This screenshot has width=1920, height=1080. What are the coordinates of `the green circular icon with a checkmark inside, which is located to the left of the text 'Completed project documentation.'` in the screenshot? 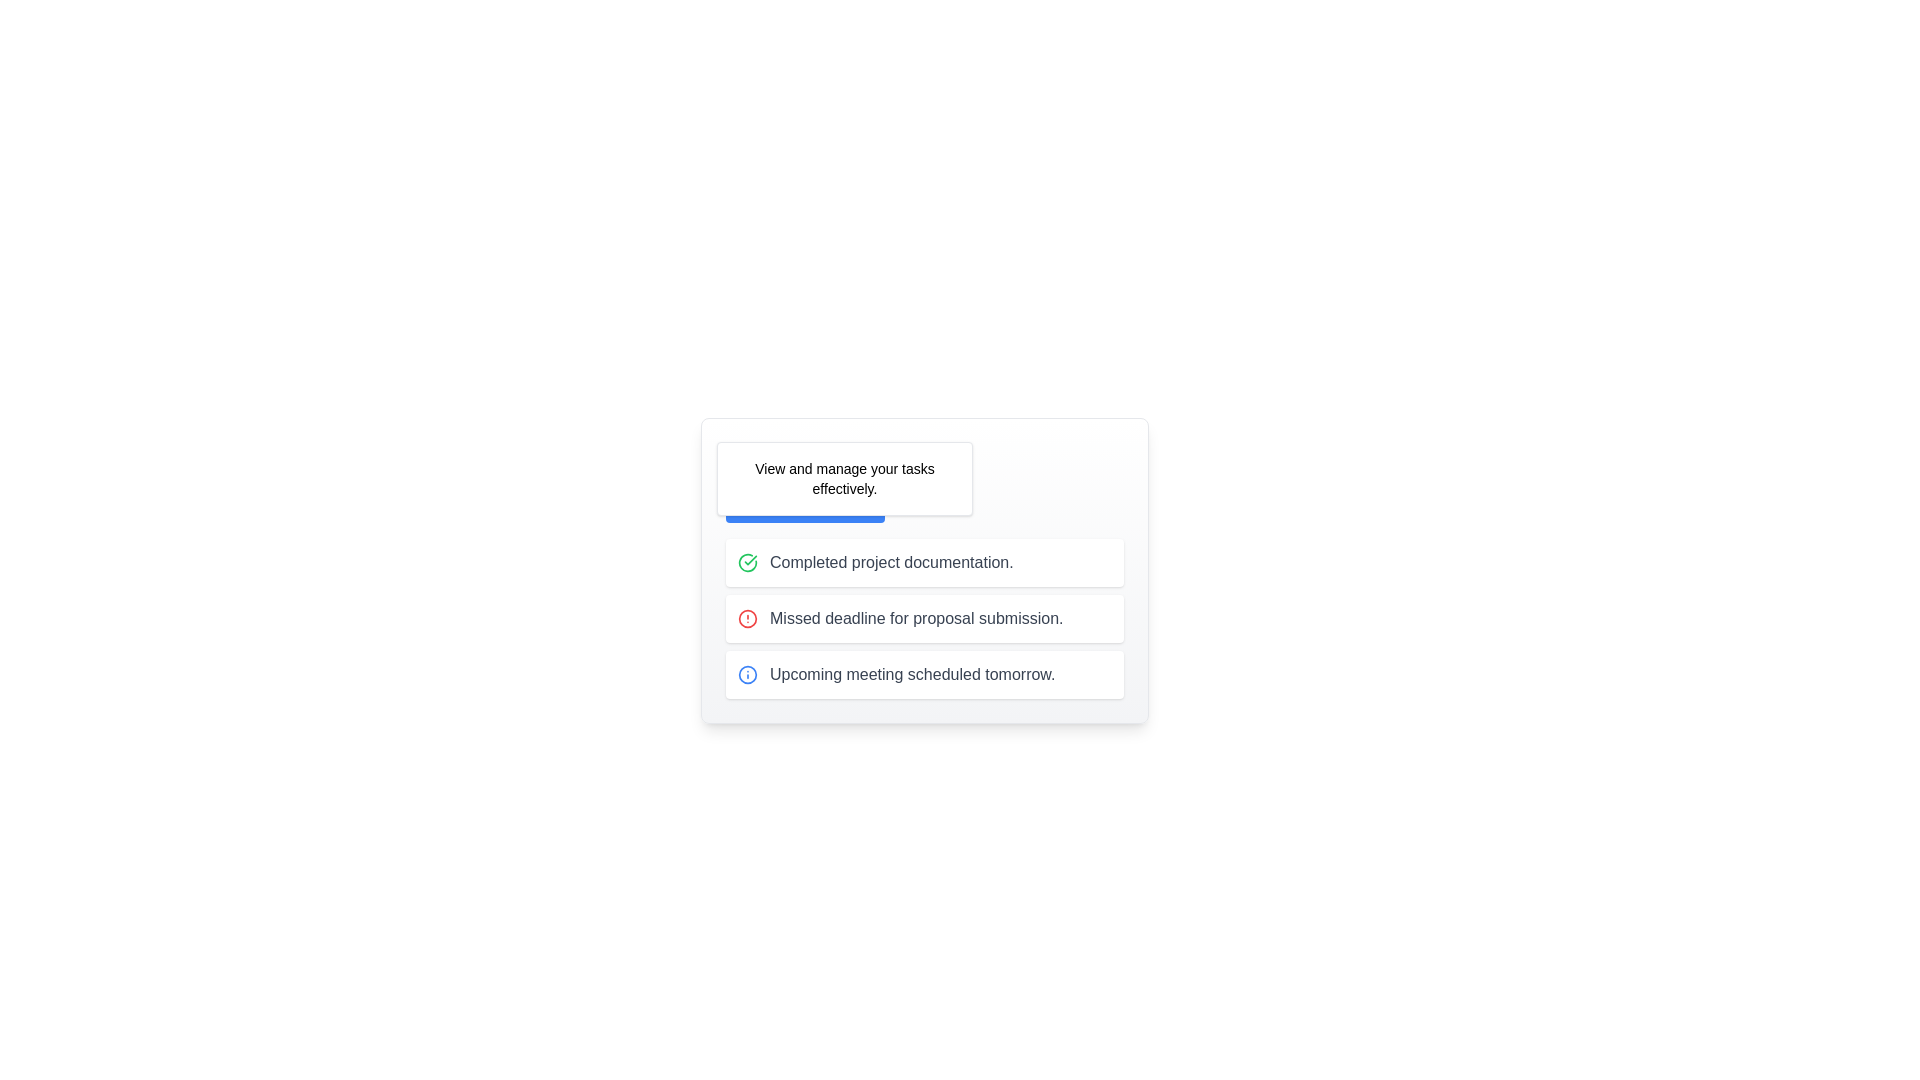 It's located at (747, 563).